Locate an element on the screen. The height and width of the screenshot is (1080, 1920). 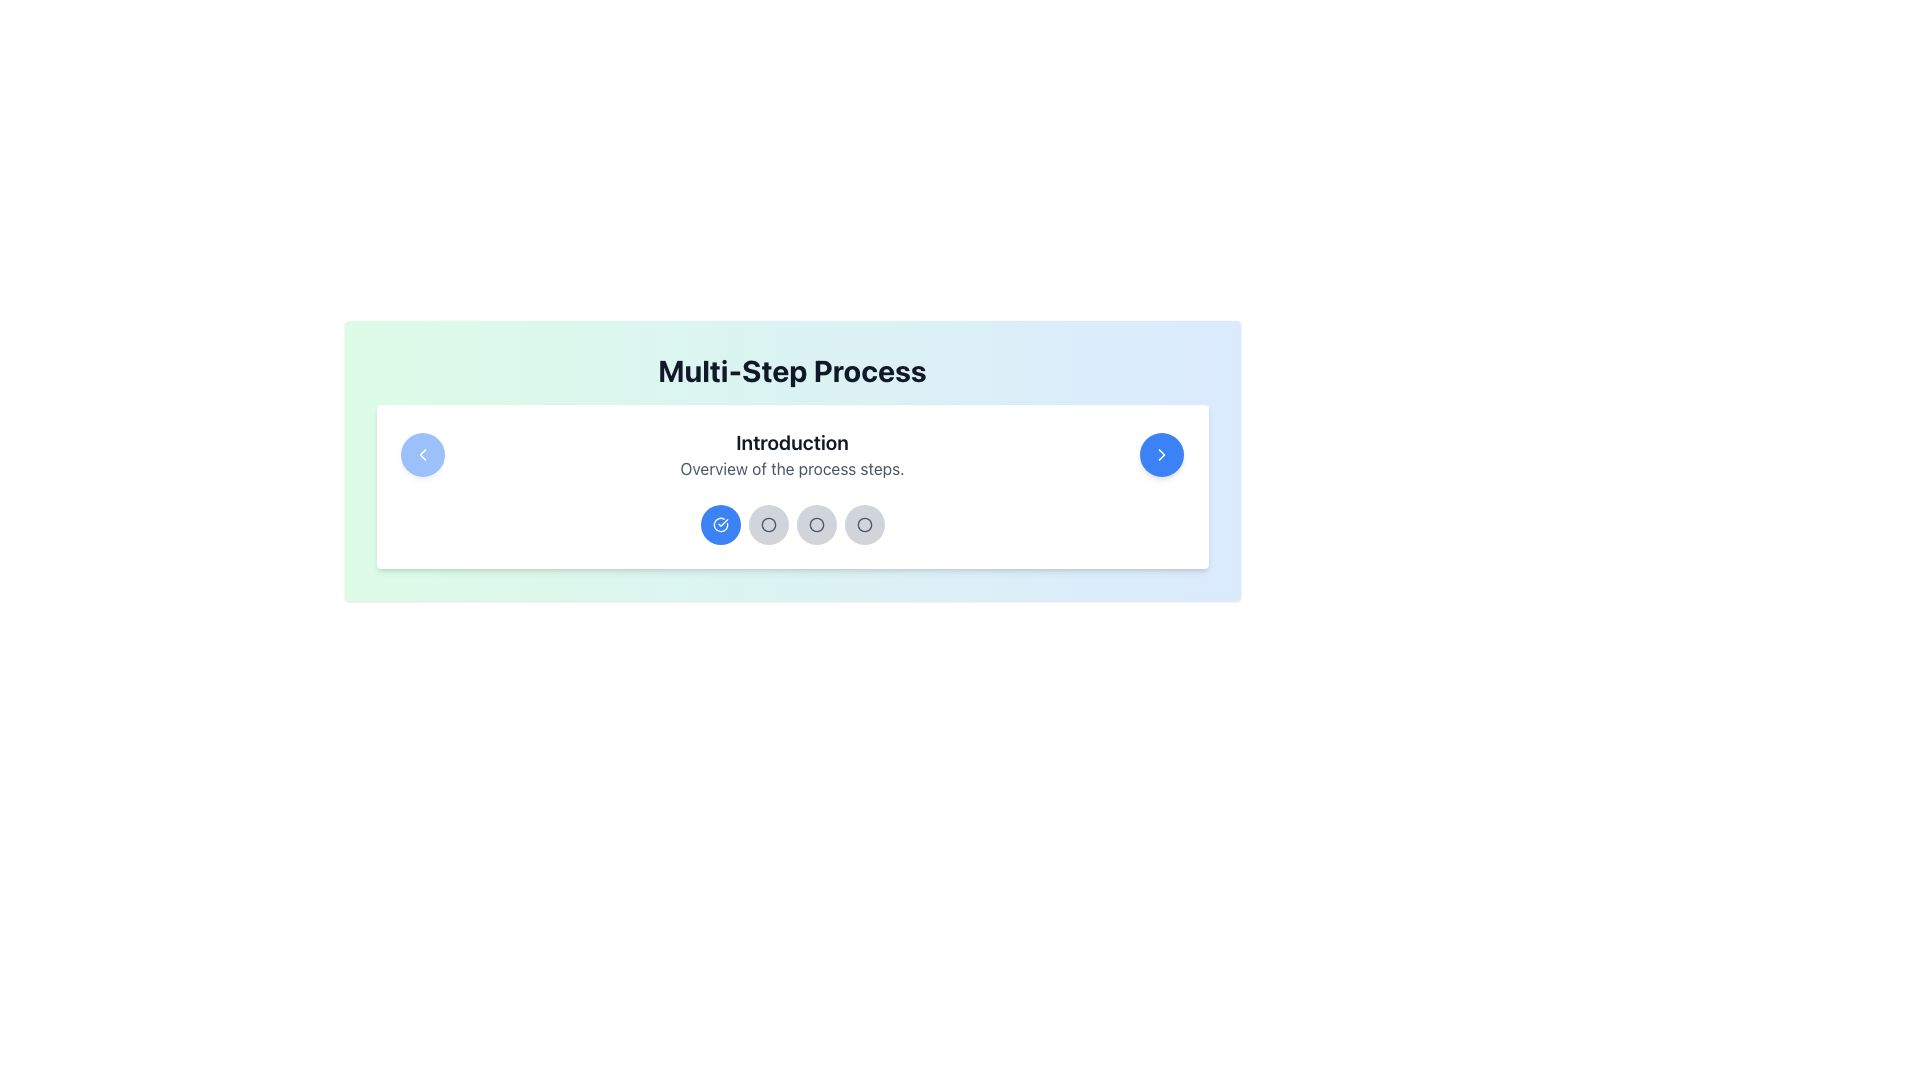
the rightward-pointing chevron icon located inside the circular blue button at the right edge of the white card to proceed to the next step is located at coordinates (1162, 455).